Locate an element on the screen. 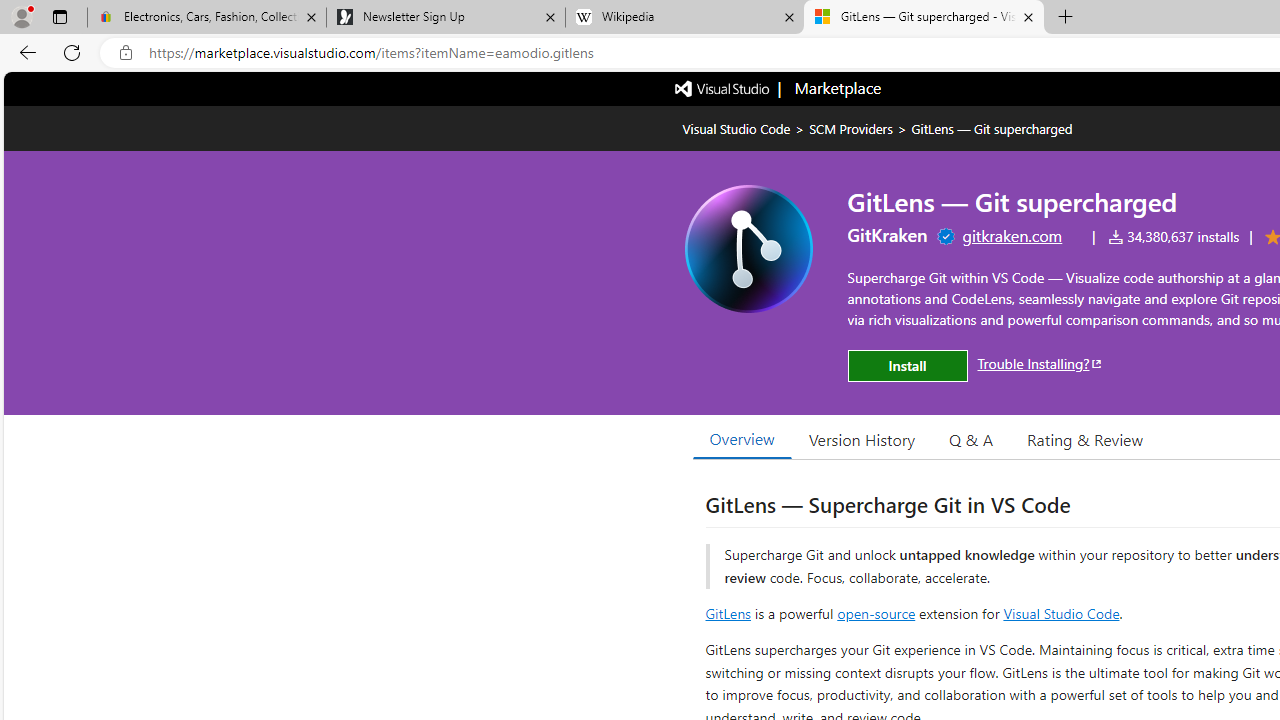 This screenshot has height=720, width=1280. 'Overview' is located at coordinates (741, 438).